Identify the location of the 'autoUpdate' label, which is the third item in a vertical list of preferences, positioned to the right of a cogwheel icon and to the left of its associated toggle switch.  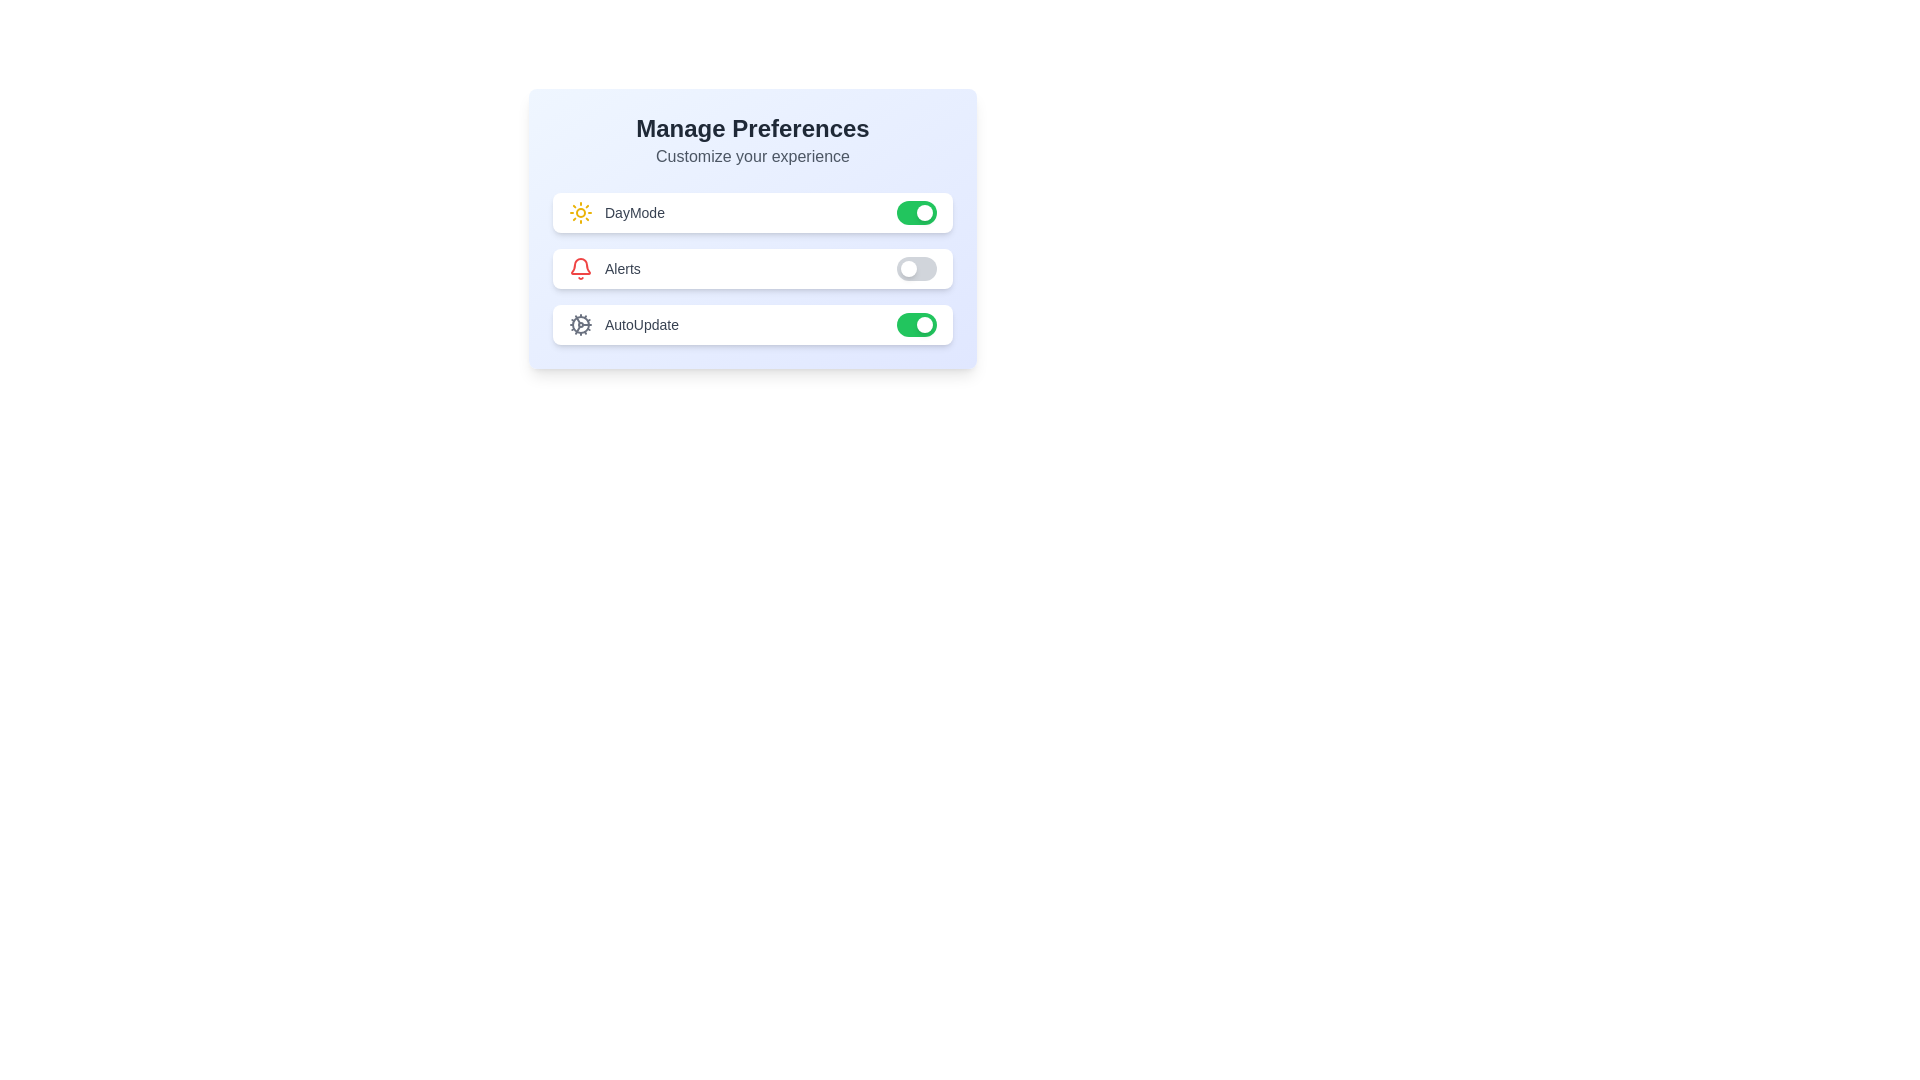
(642, 323).